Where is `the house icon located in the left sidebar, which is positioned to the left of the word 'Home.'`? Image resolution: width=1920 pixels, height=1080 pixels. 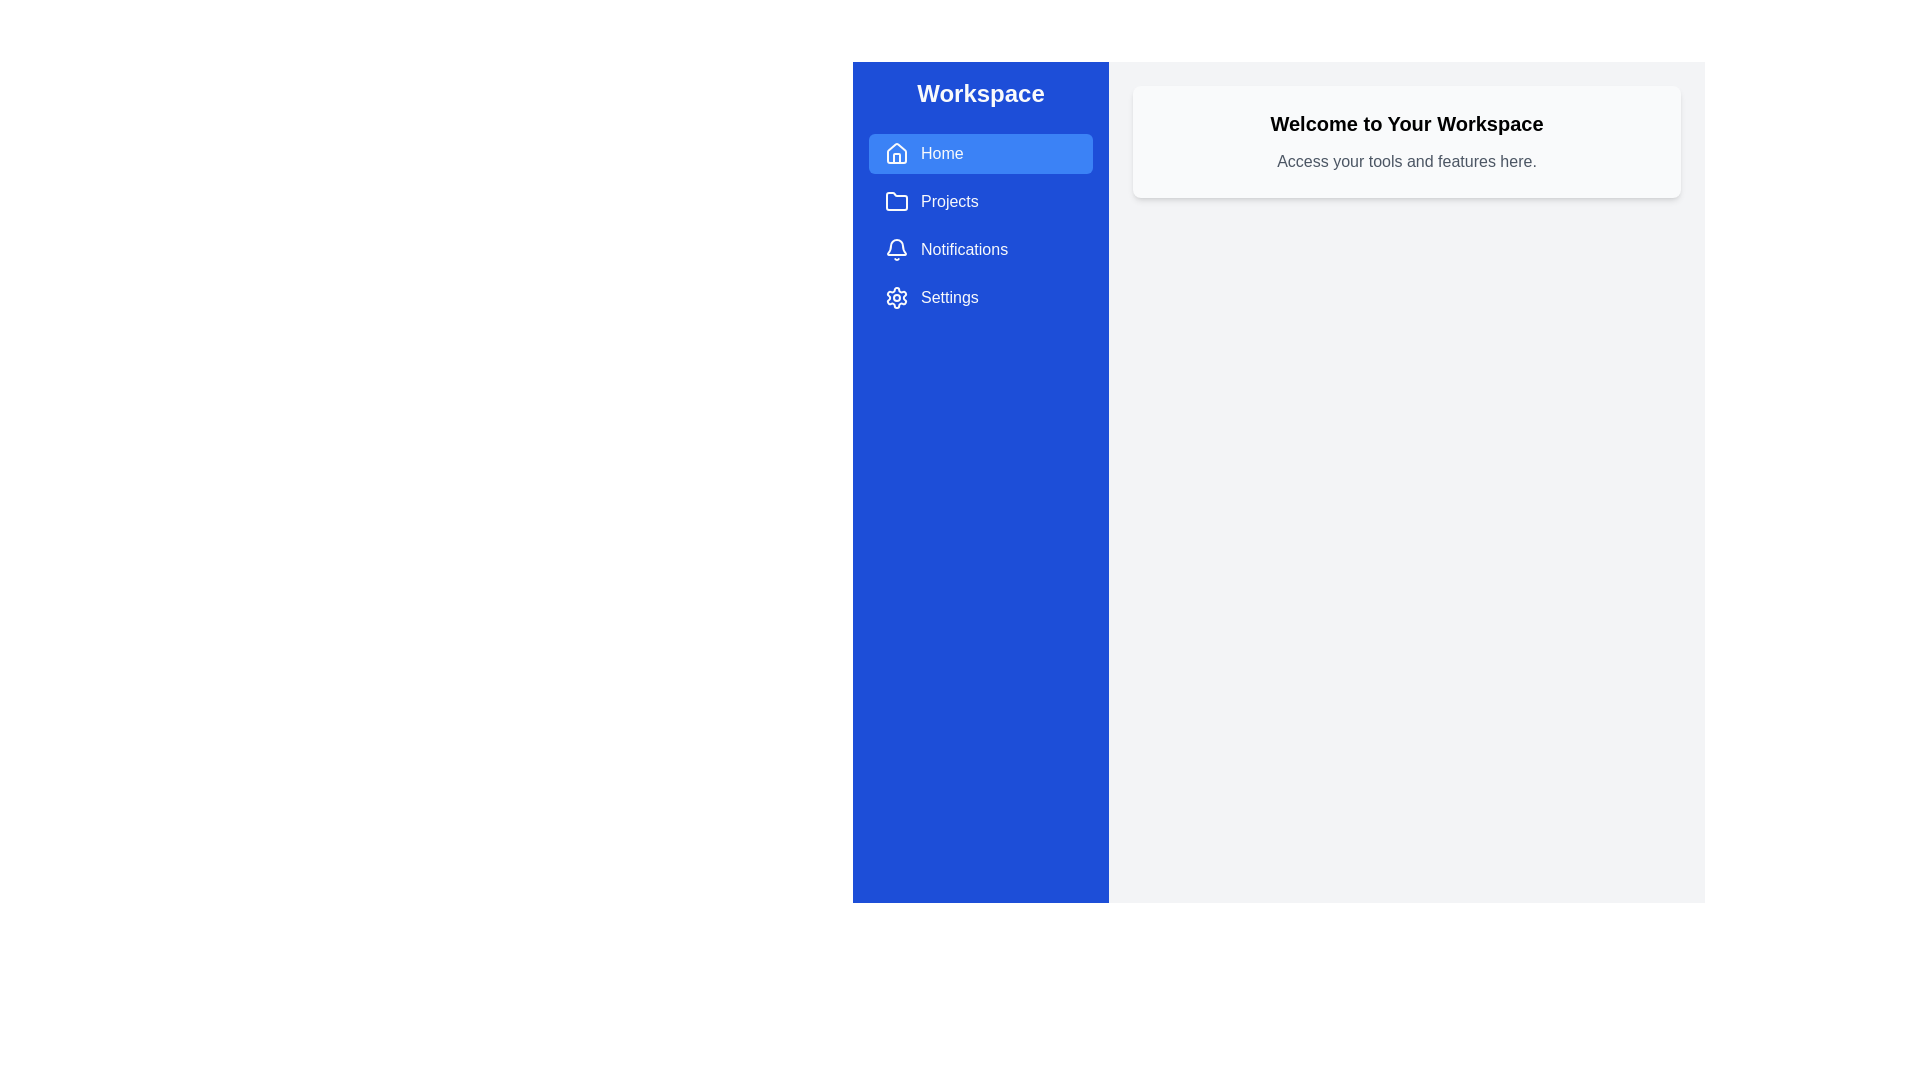 the house icon located in the left sidebar, which is positioned to the left of the word 'Home.' is located at coordinates (896, 153).